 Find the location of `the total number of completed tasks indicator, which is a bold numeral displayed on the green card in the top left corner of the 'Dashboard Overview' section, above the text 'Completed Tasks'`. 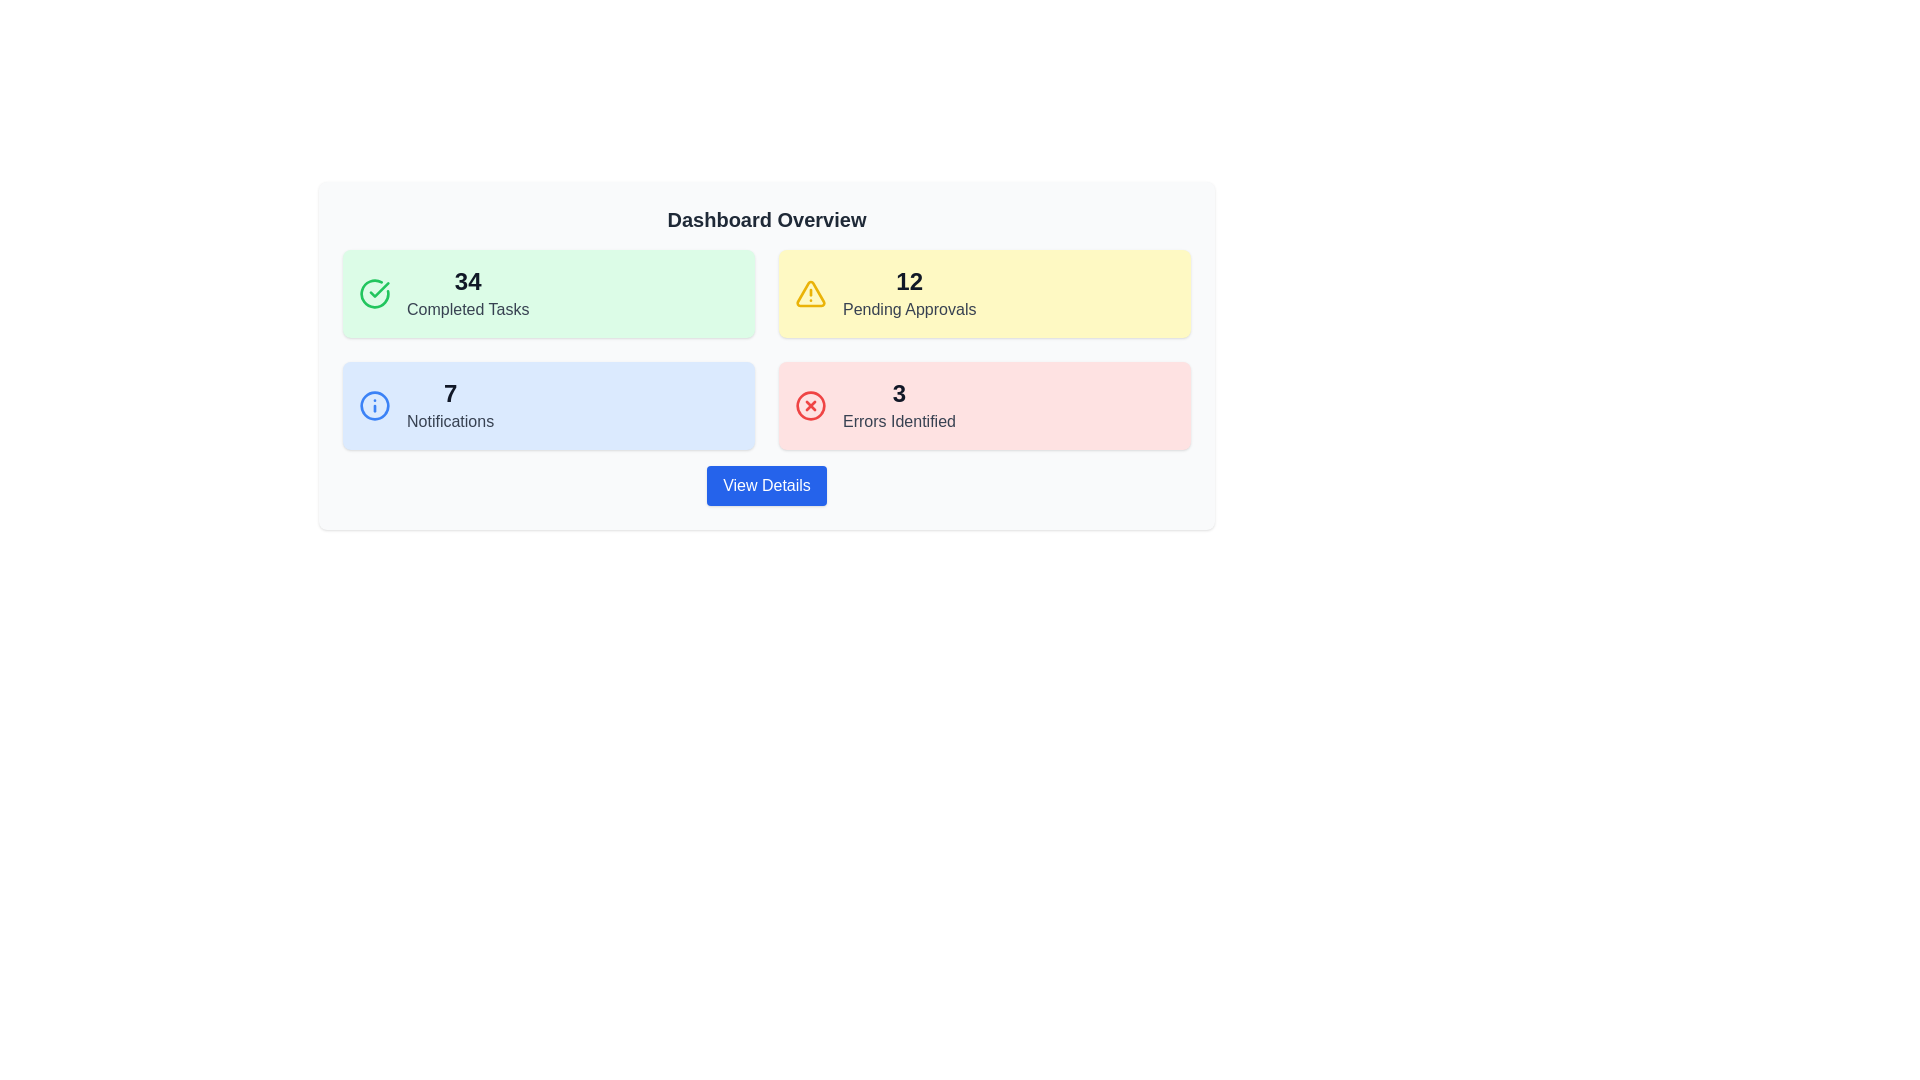

the total number of completed tasks indicator, which is a bold numeral displayed on the green card in the top left corner of the 'Dashboard Overview' section, above the text 'Completed Tasks' is located at coordinates (467, 281).